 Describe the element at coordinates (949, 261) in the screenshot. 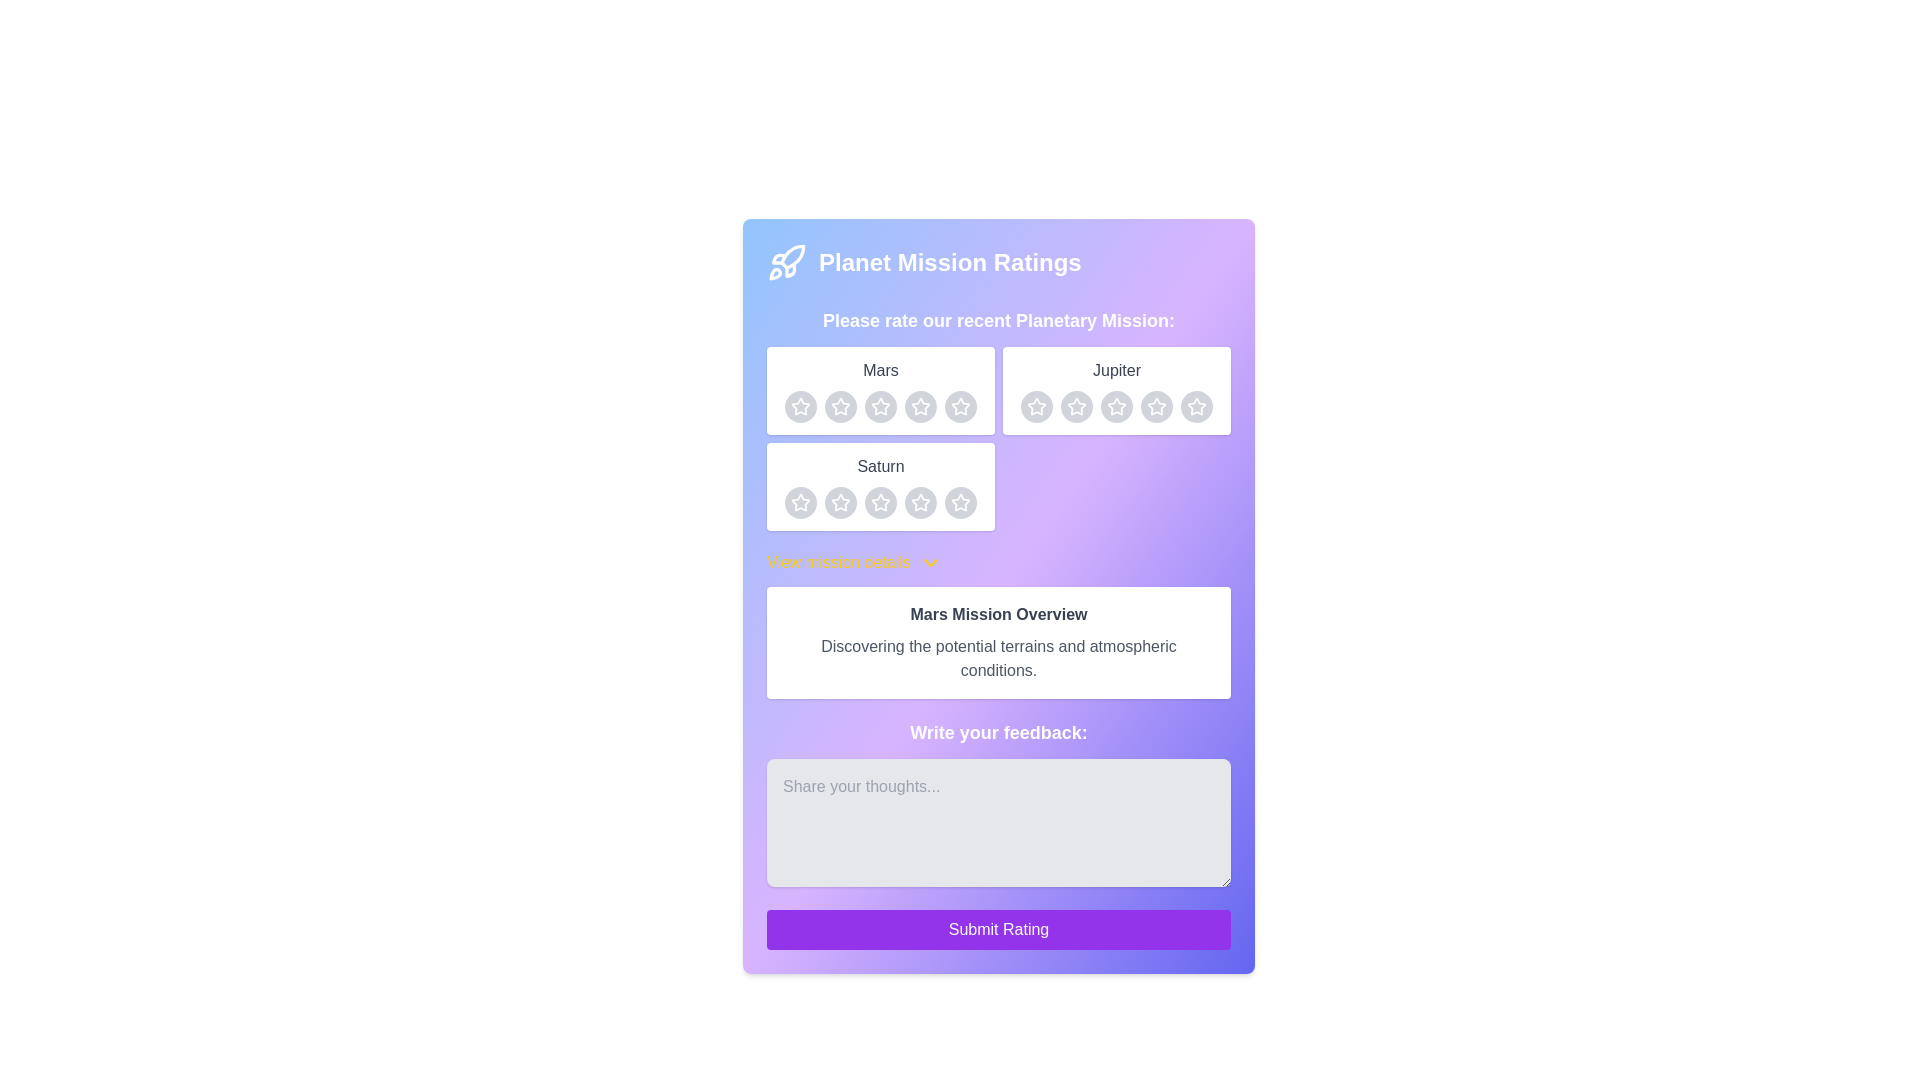

I see `the 'Planet Mission Ratings' text label, which serves as a header indicating the section's purpose and is located near the top center of the form interface` at that location.